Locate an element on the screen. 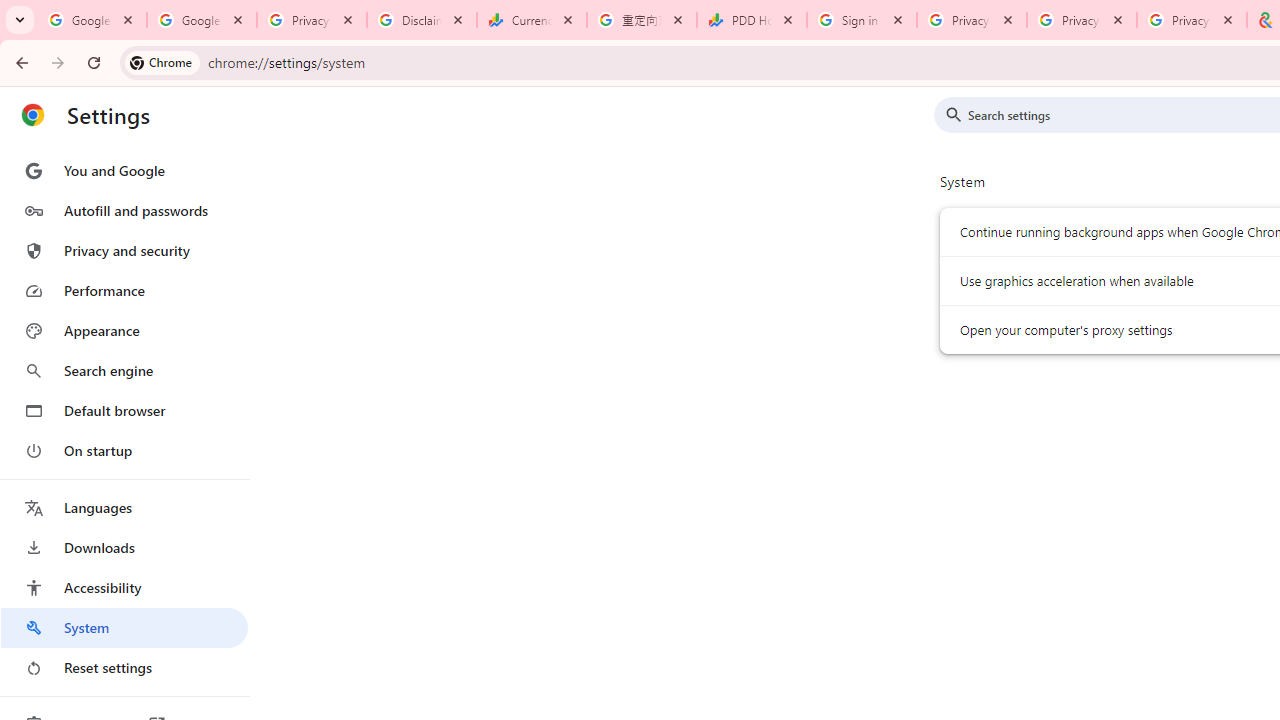  'Autofill and passwords' is located at coordinates (123, 210).